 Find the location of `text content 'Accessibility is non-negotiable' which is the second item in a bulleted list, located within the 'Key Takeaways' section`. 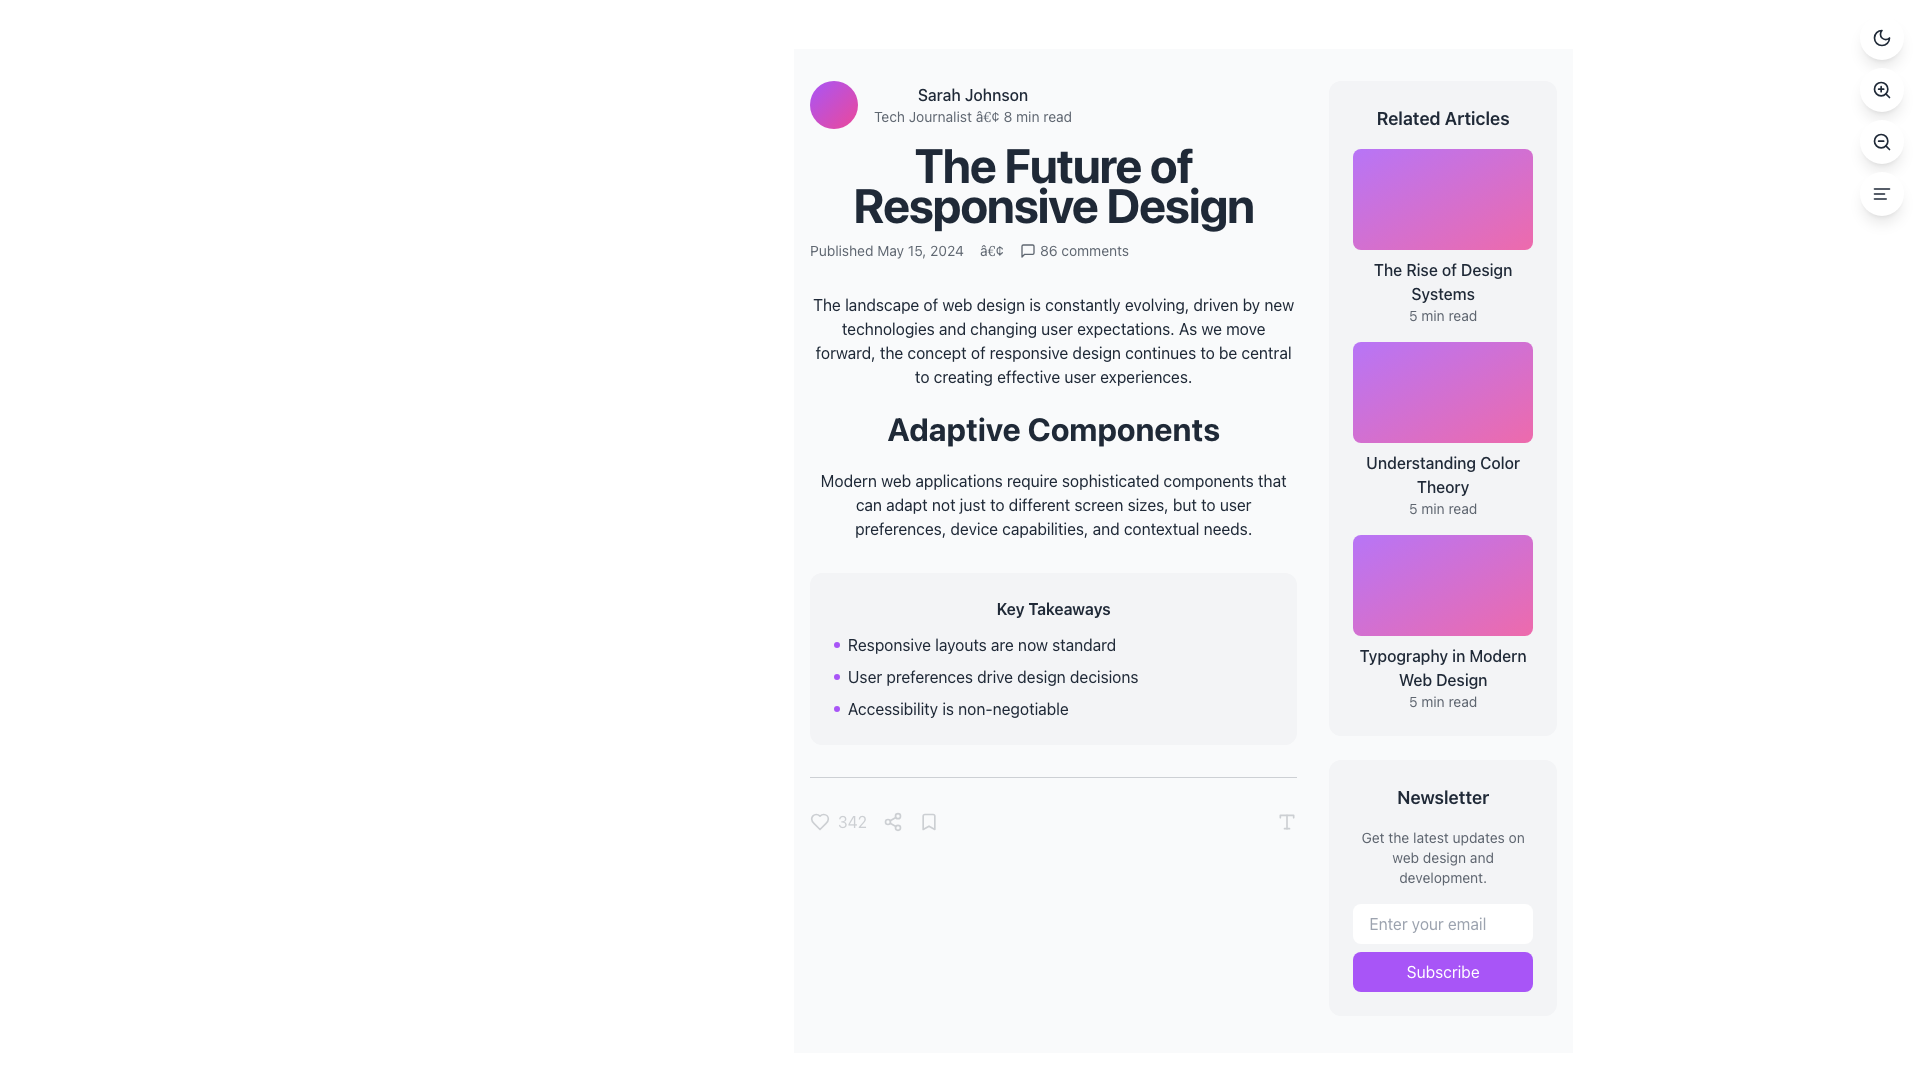

text content 'Accessibility is non-negotiable' which is the second item in a bulleted list, located within the 'Key Takeaways' section is located at coordinates (957, 708).